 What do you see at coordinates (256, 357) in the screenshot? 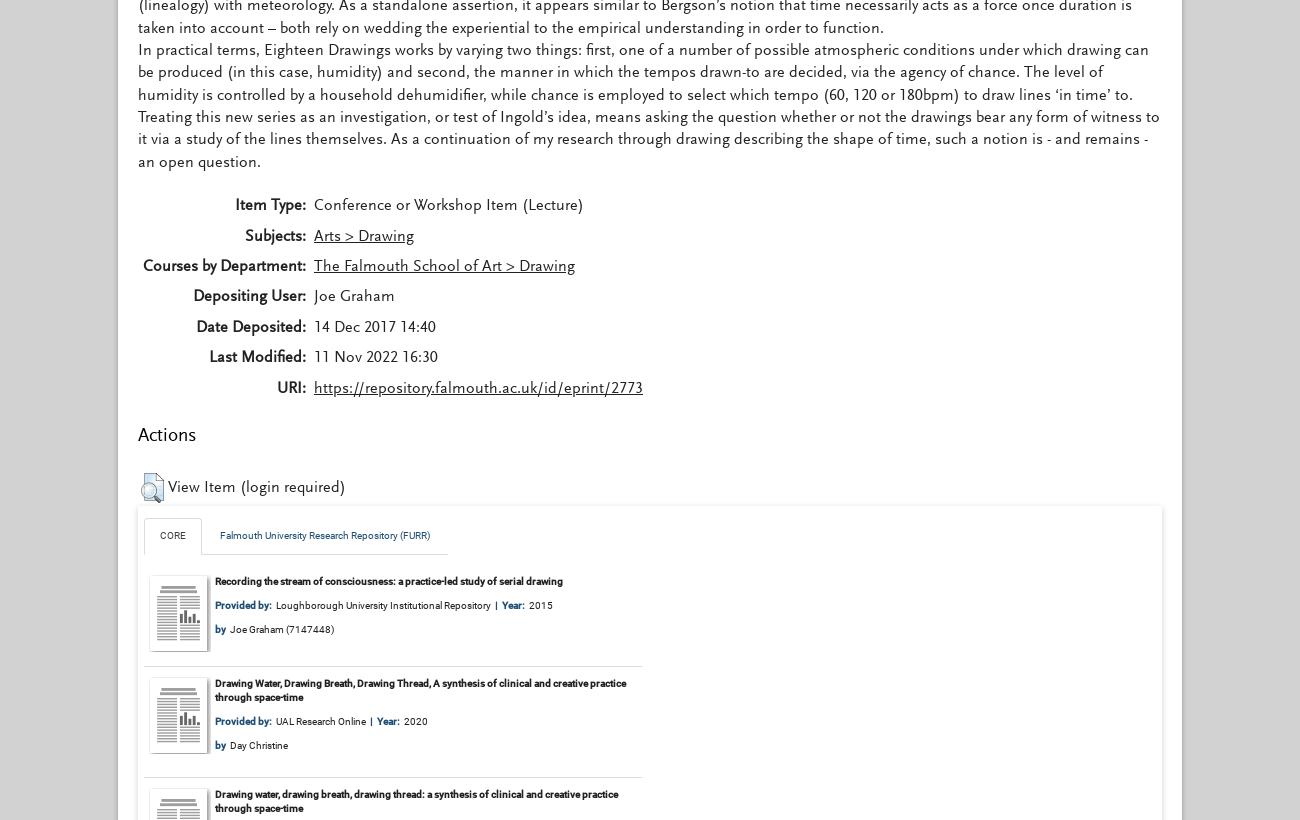
I see `'Last Modified:'` at bounding box center [256, 357].